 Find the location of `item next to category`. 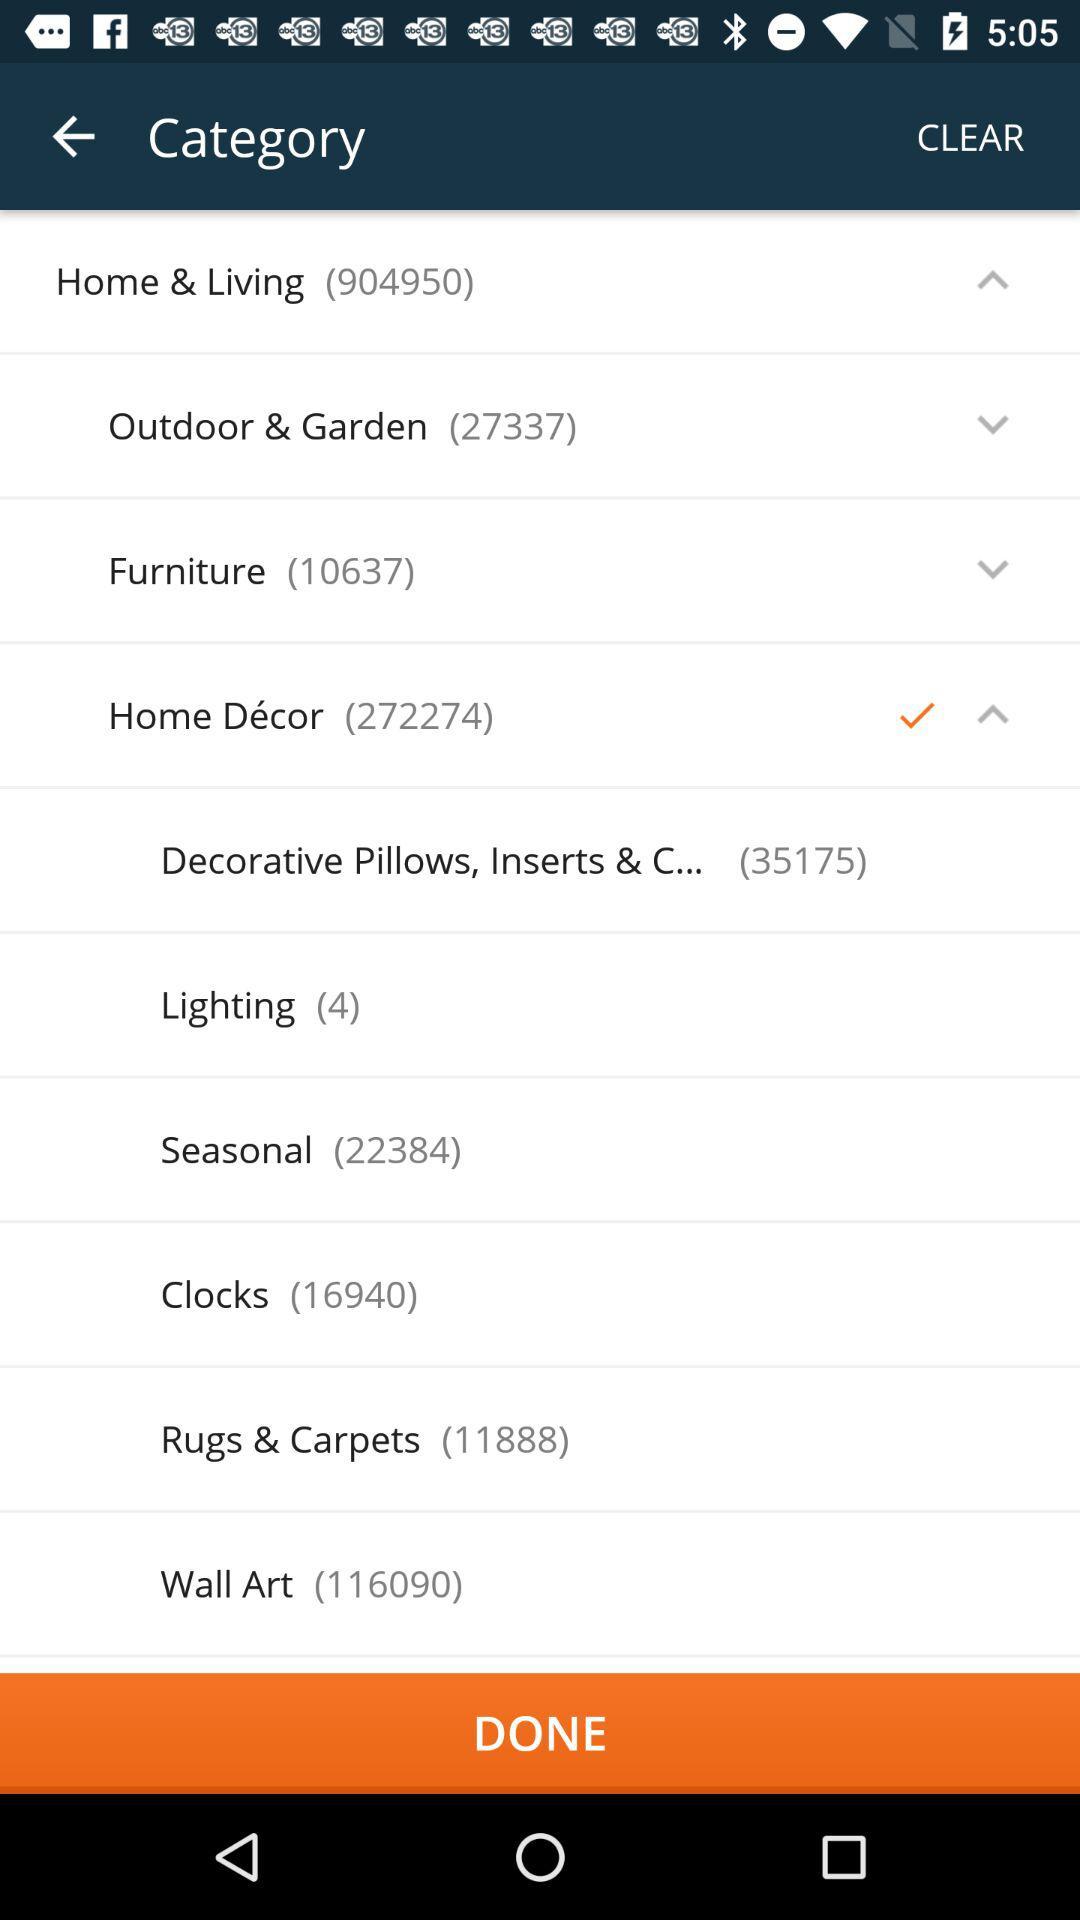

item next to category is located at coordinates (72, 135).